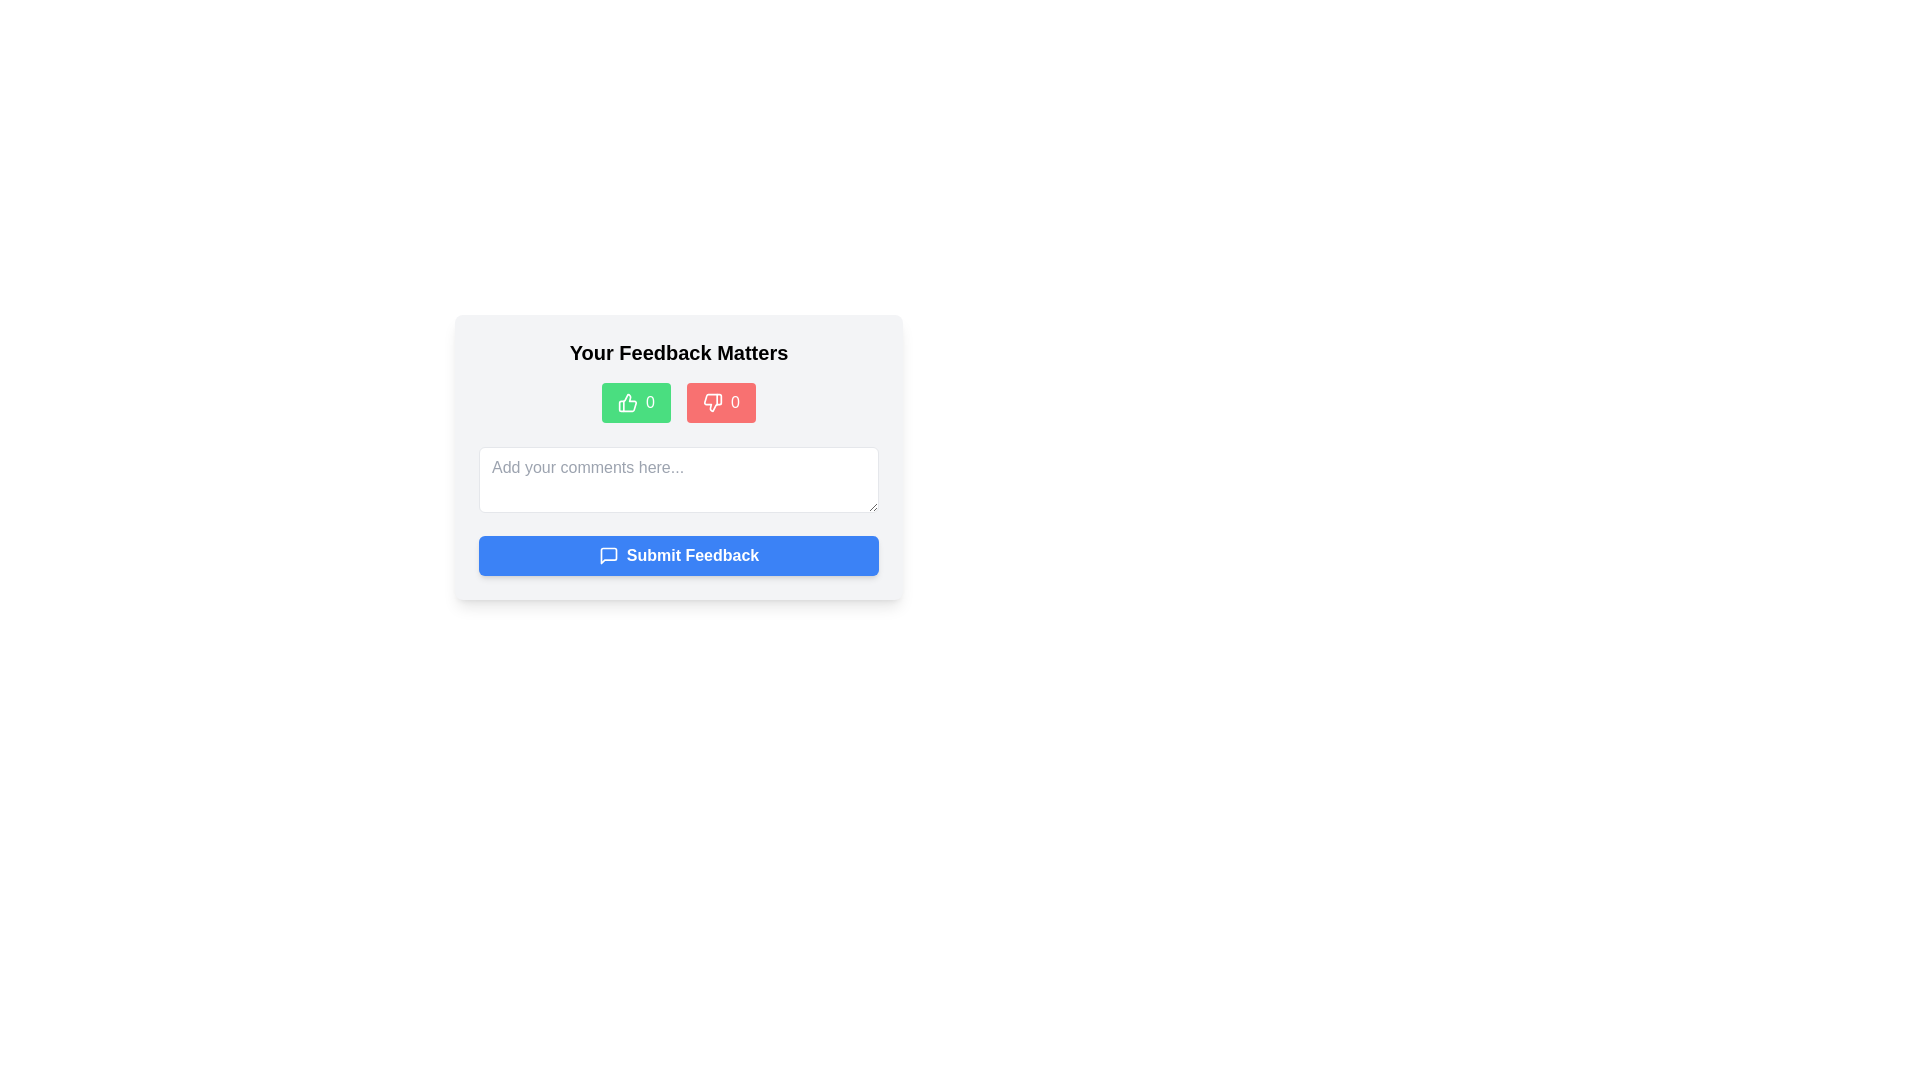 The width and height of the screenshot is (1920, 1080). I want to click on the feedback SVG icon located to the left of the 'Submit Feedback' text within the blue button, so click(607, 555).